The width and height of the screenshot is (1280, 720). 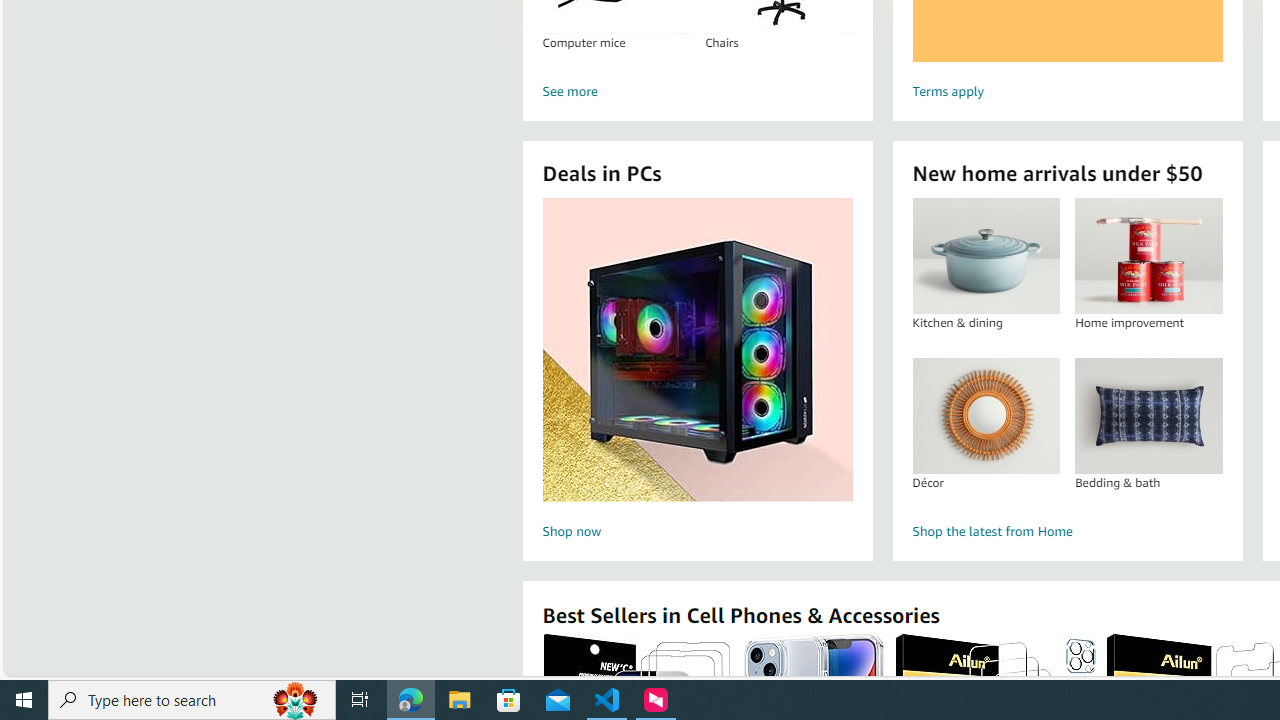 What do you see at coordinates (985, 255) in the screenshot?
I see `'Kitchen & dining'` at bounding box center [985, 255].